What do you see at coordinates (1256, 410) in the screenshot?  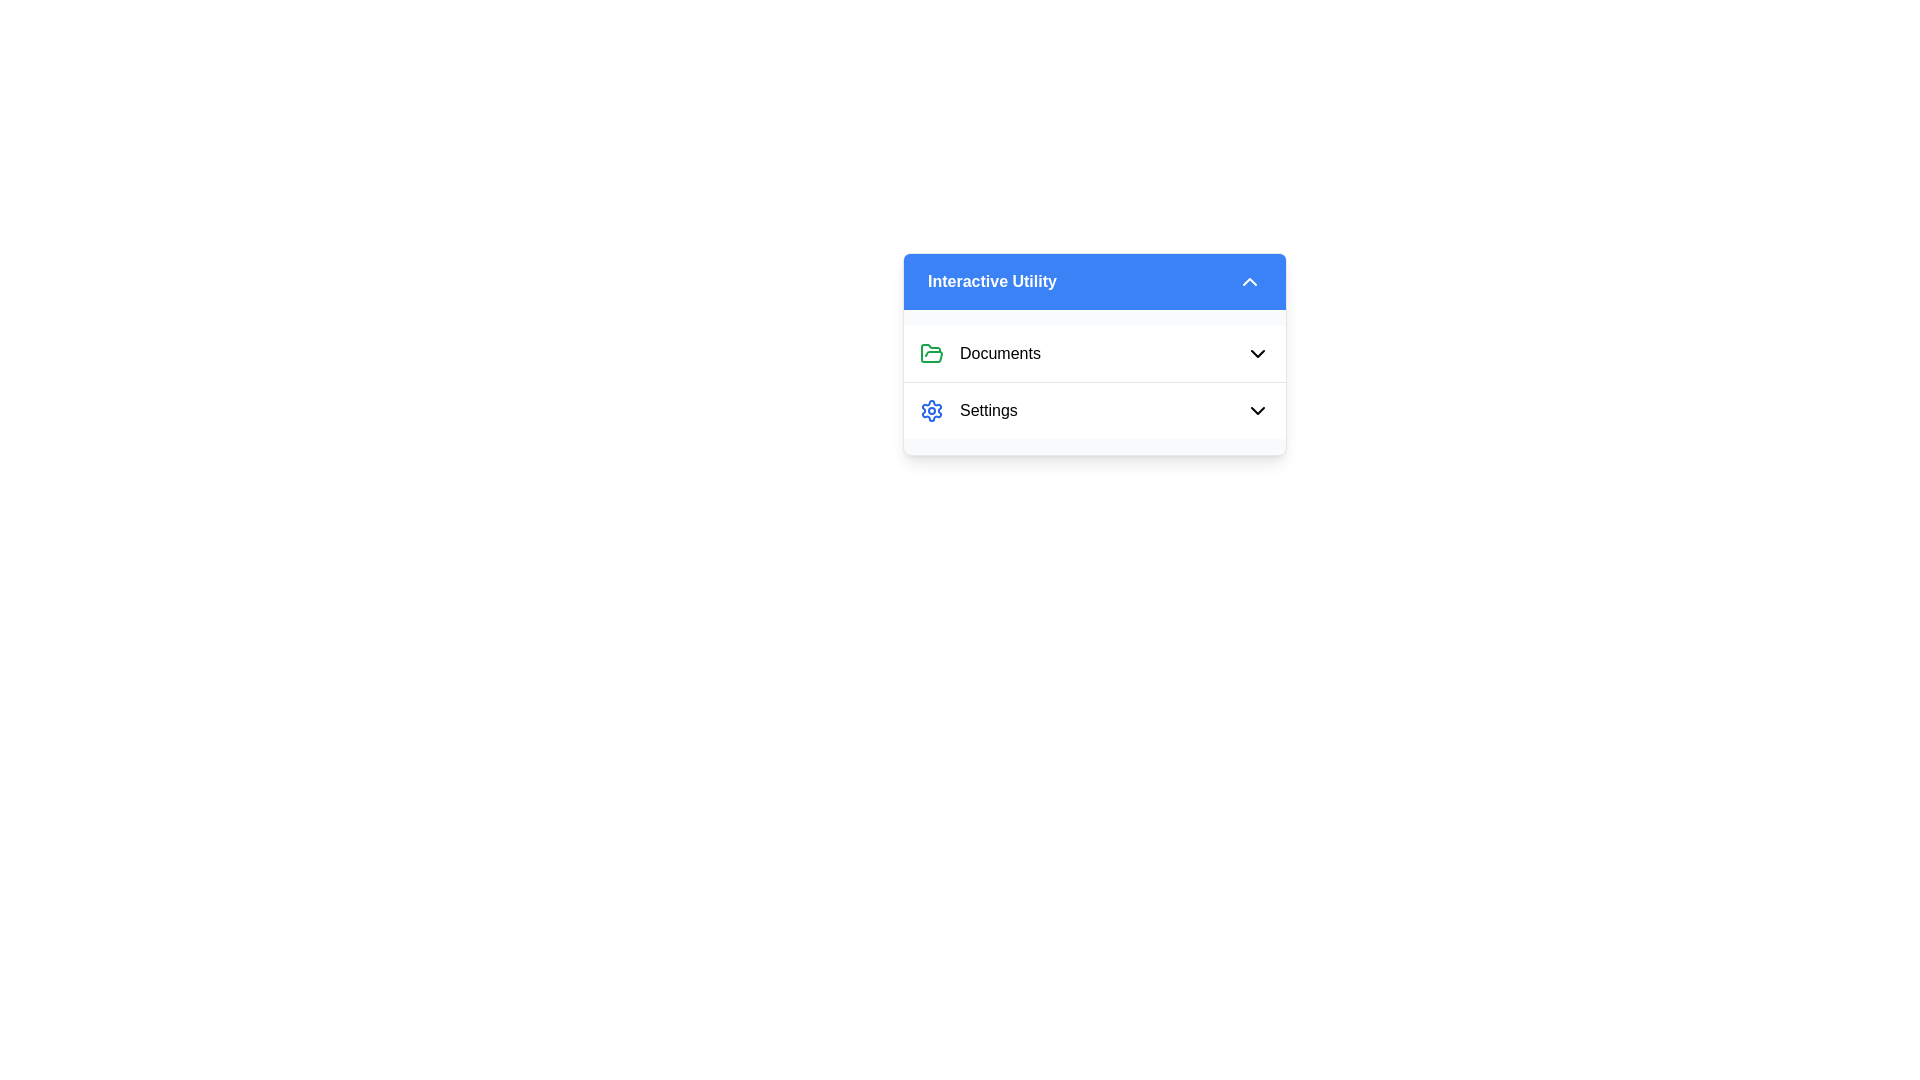 I see `the chevron icon located to the far right of the 'Settings' row under the 'Interactive Utility' header` at bounding box center [1256, 410].